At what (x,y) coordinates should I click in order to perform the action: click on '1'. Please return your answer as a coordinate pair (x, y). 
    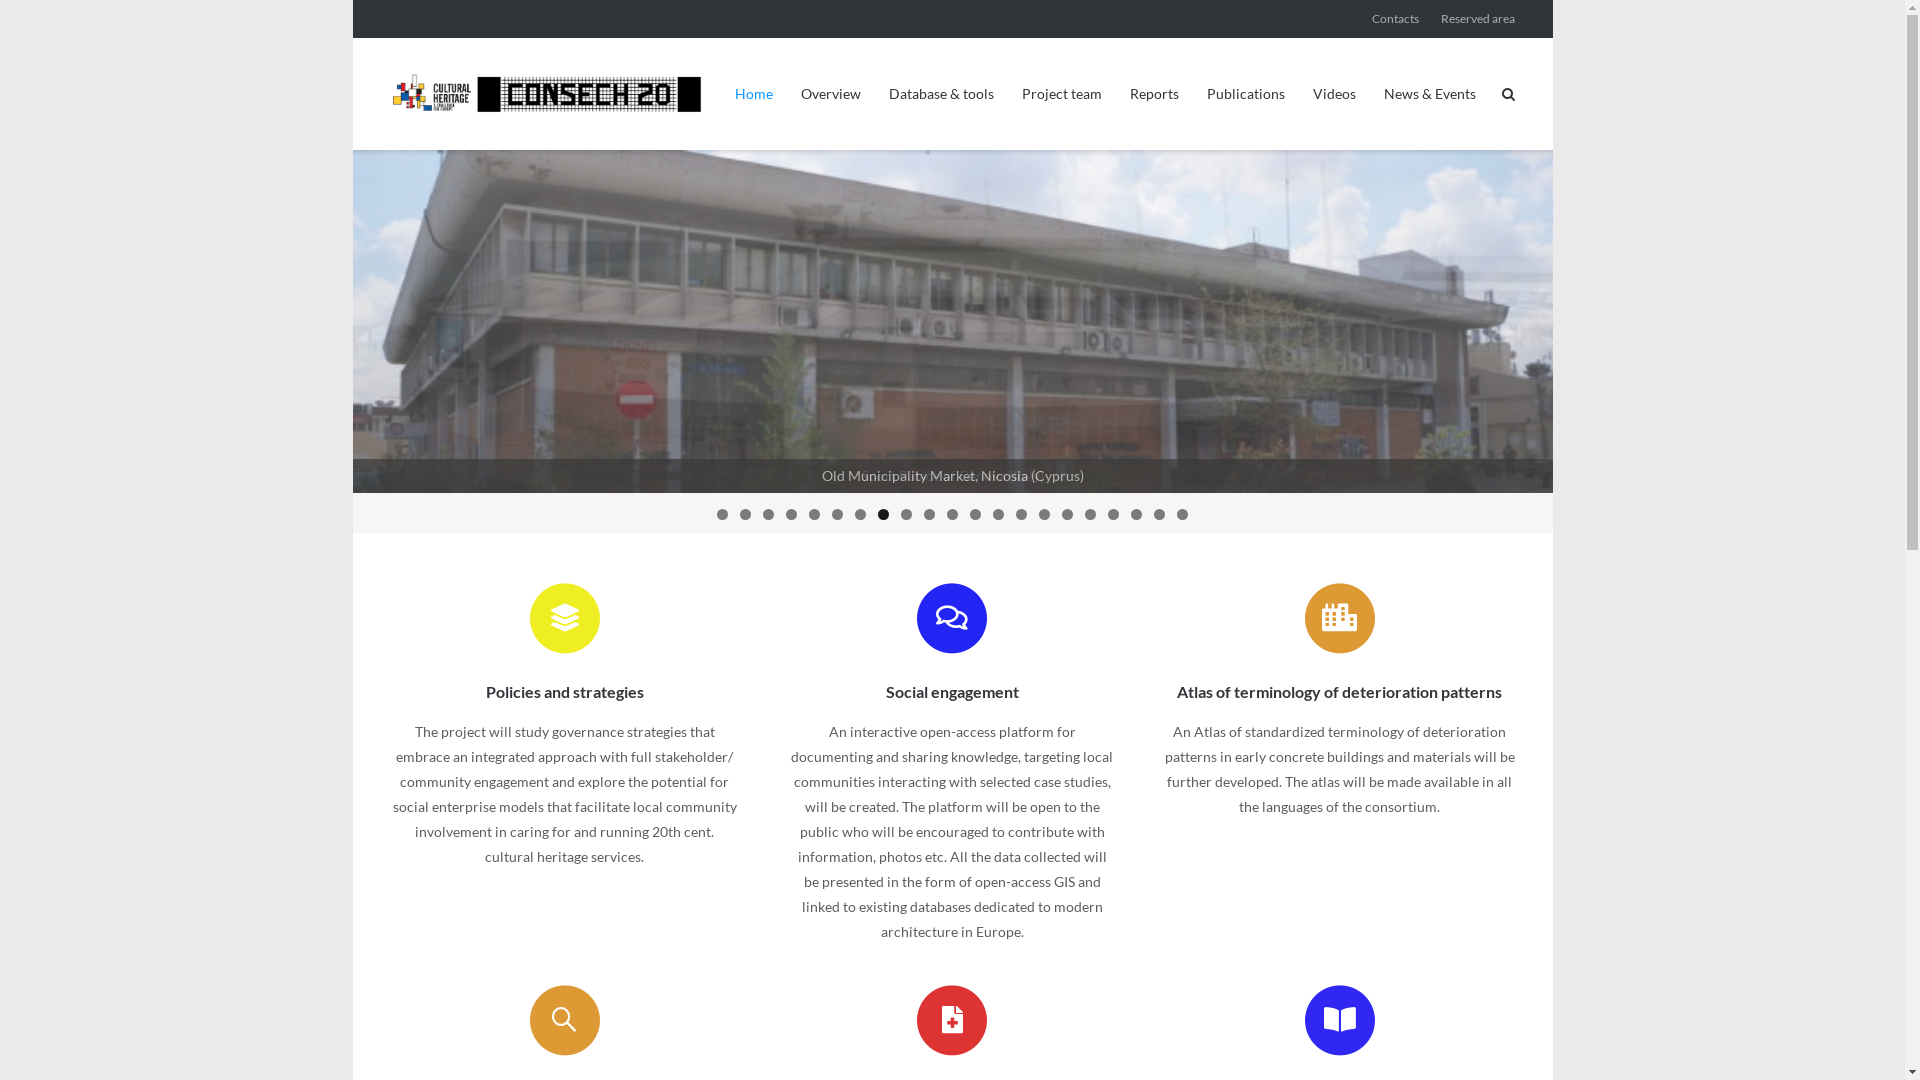
    Looking at the image, I should click on (721, 513).